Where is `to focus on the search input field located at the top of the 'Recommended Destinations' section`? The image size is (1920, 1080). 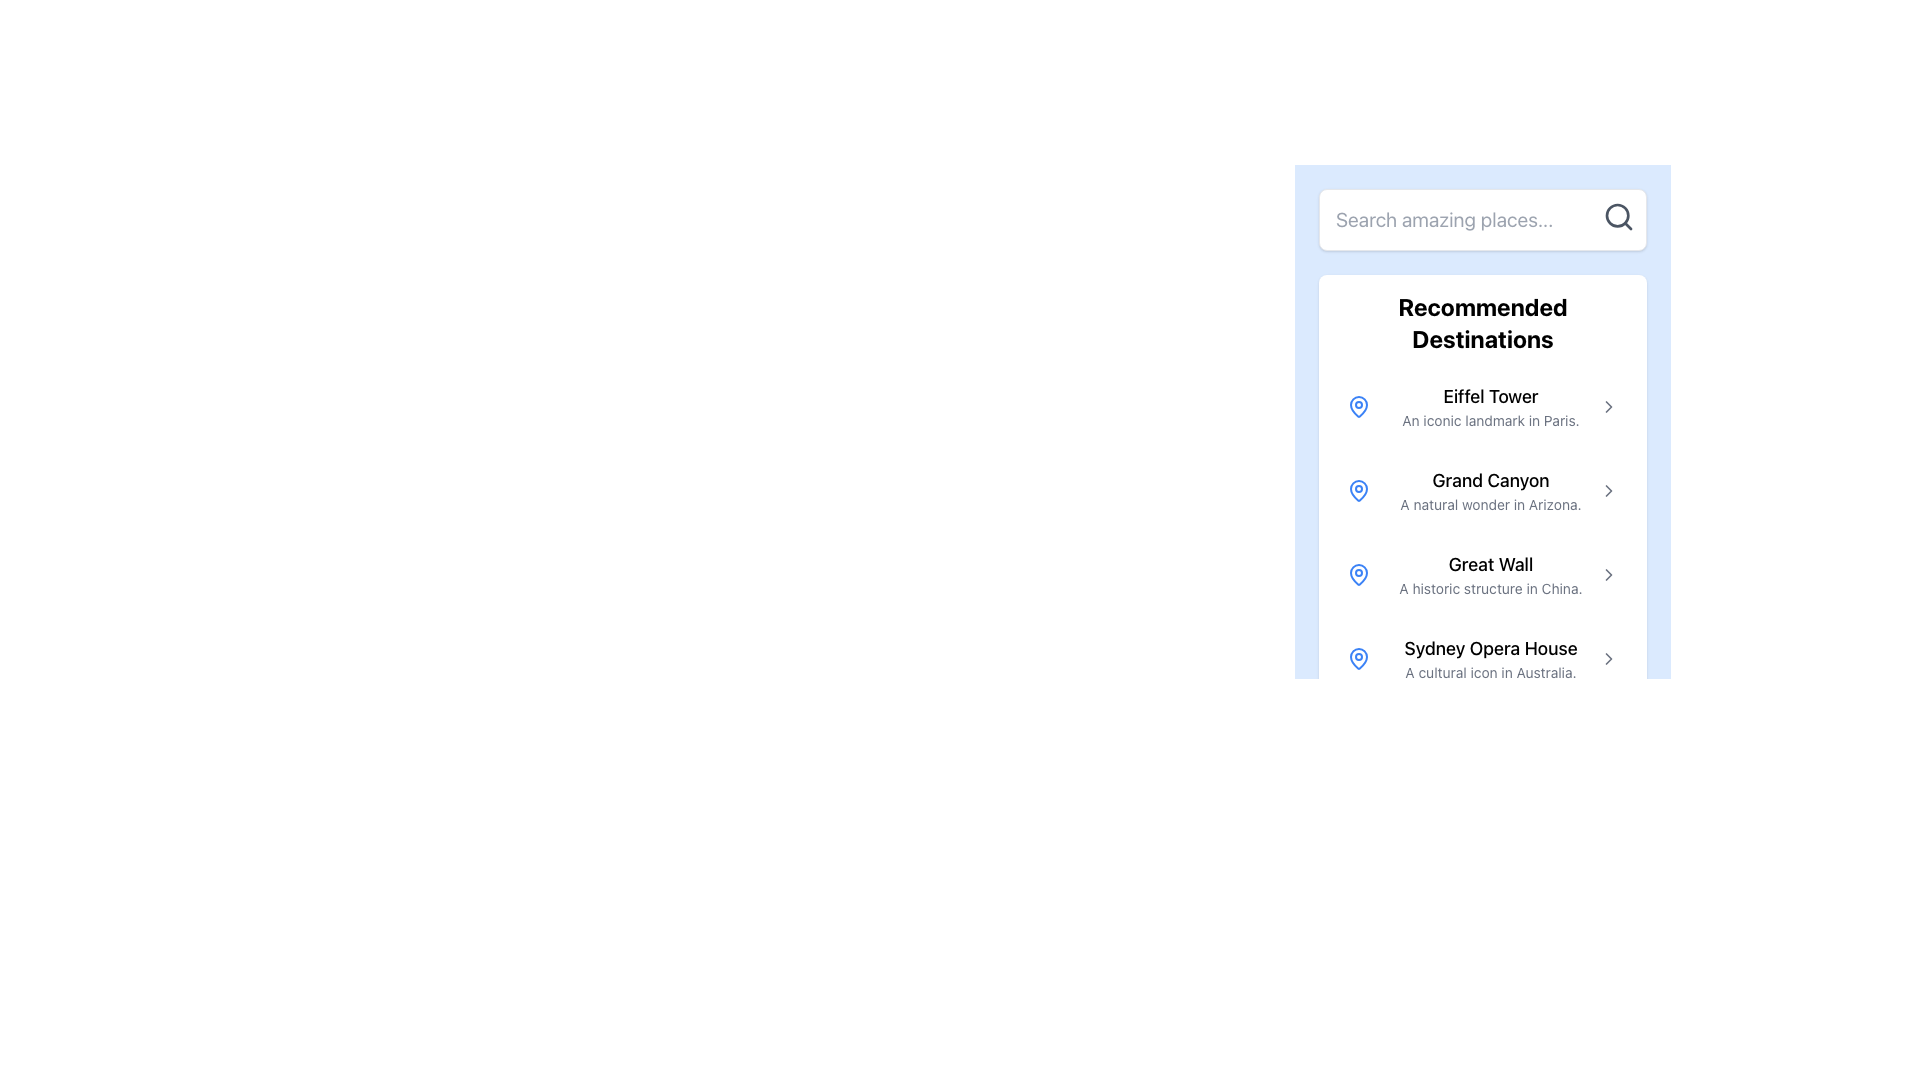
to focus on the search input field located at the top of the 'Recommended Destinations' section is located at coordinates (1483, 219).